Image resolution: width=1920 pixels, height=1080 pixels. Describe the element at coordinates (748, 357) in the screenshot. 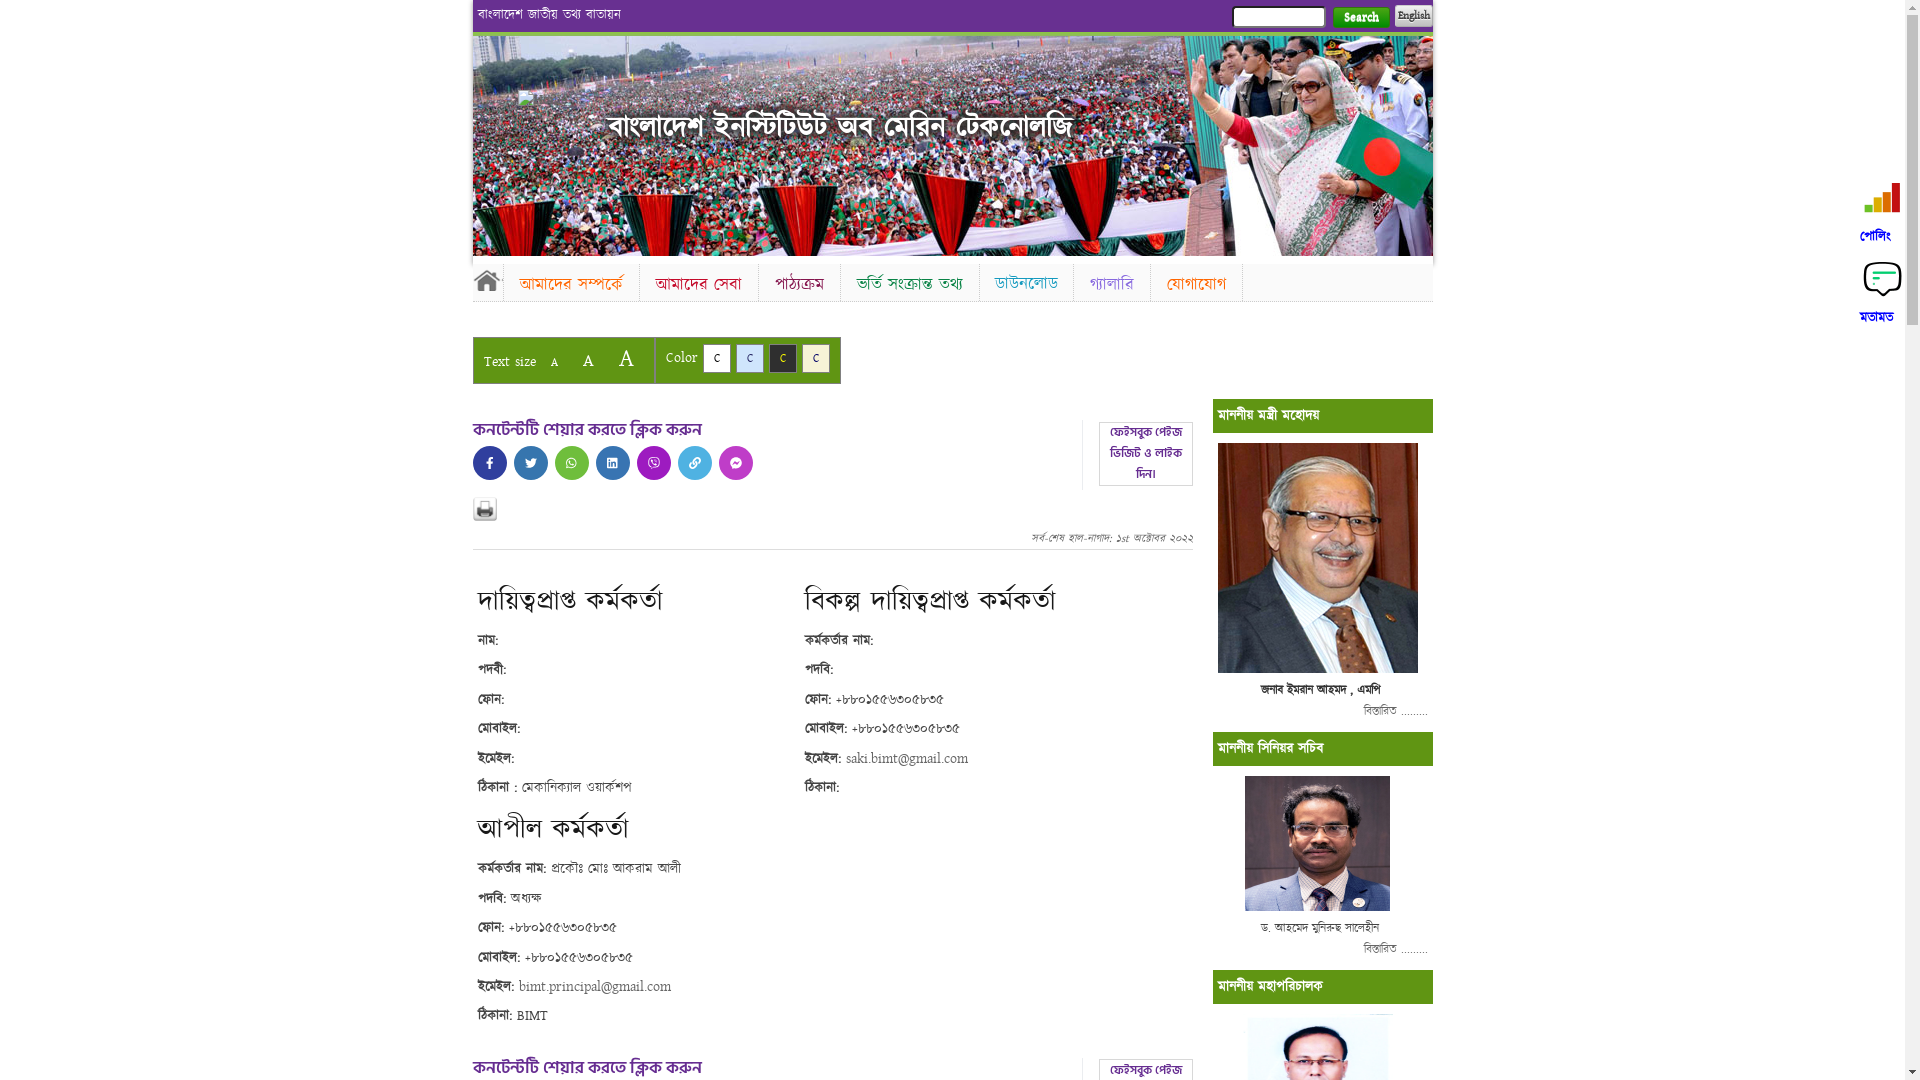

I see `'C'` at that location.